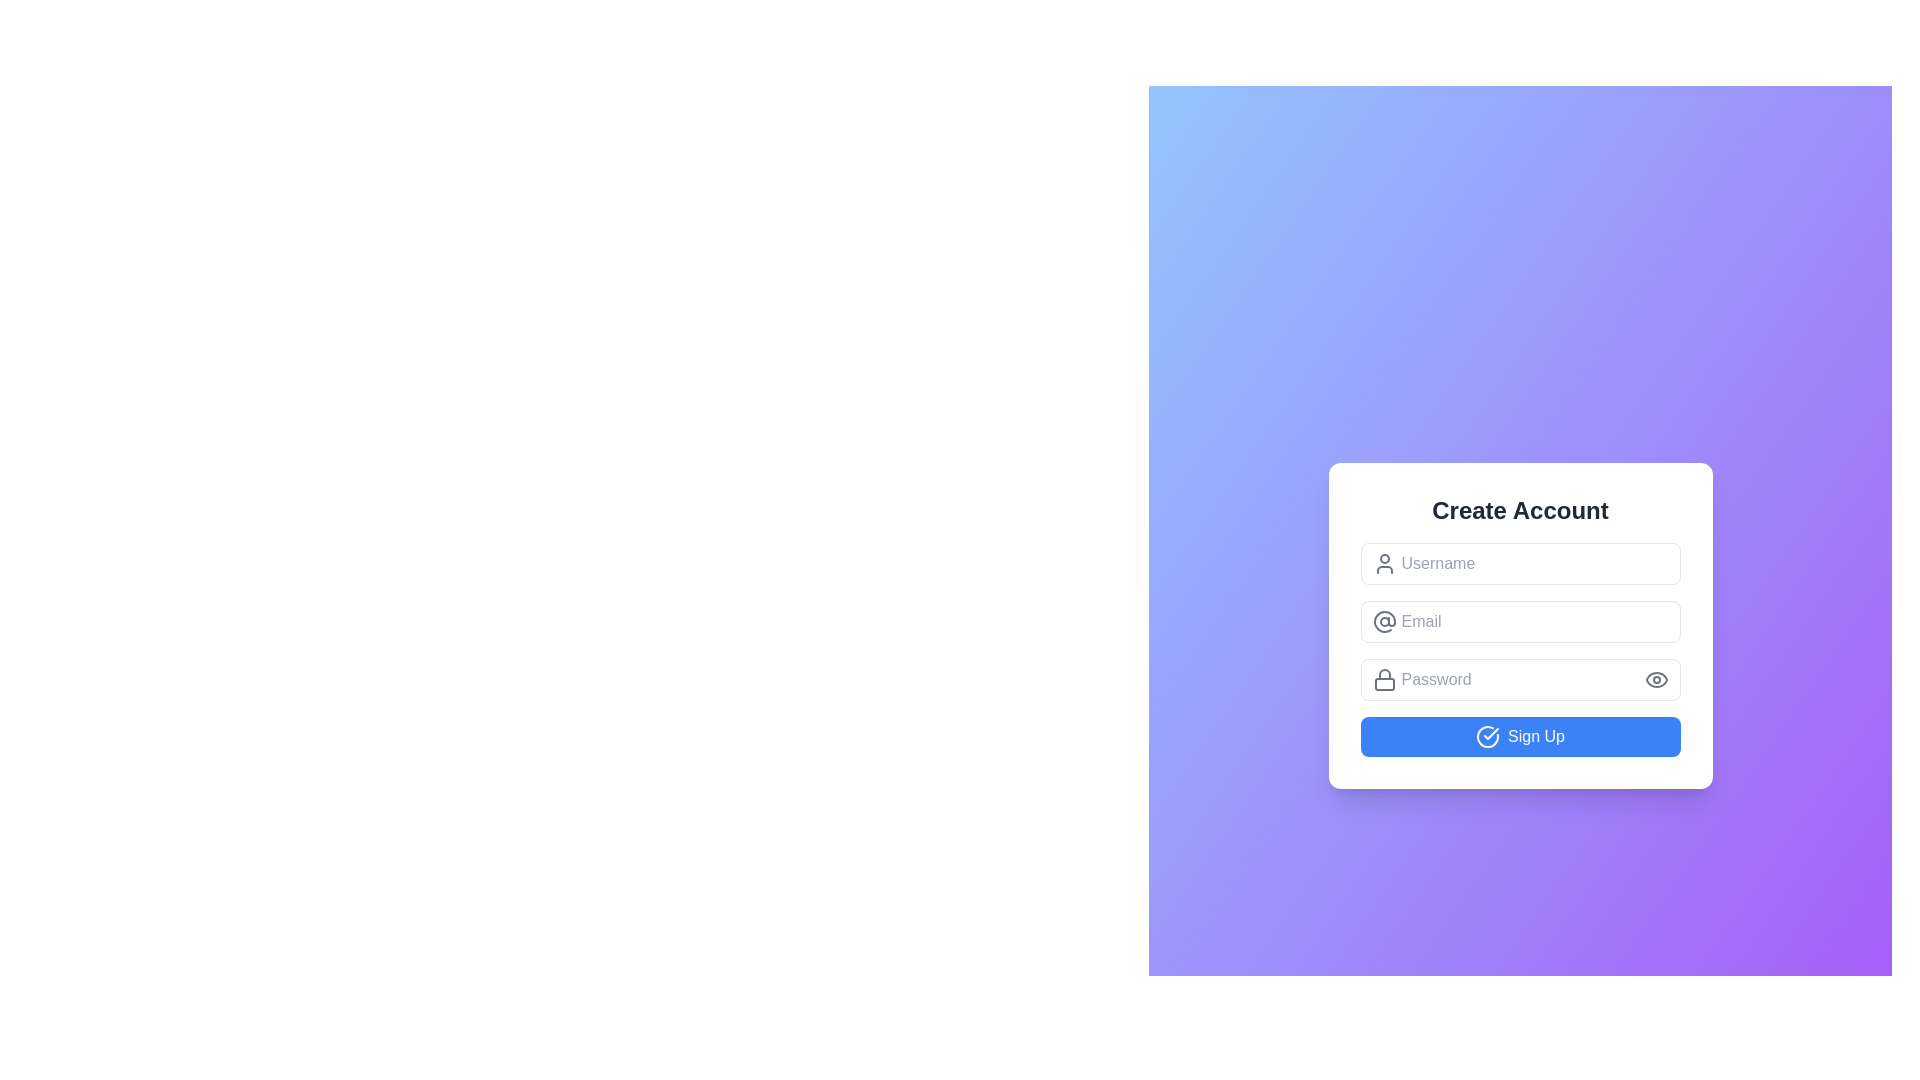 This screenshot has height=1080, width=1920. I want to click on the 'Submit' button located at the bottom of the 'Create Account' card, so click(1520, 736).